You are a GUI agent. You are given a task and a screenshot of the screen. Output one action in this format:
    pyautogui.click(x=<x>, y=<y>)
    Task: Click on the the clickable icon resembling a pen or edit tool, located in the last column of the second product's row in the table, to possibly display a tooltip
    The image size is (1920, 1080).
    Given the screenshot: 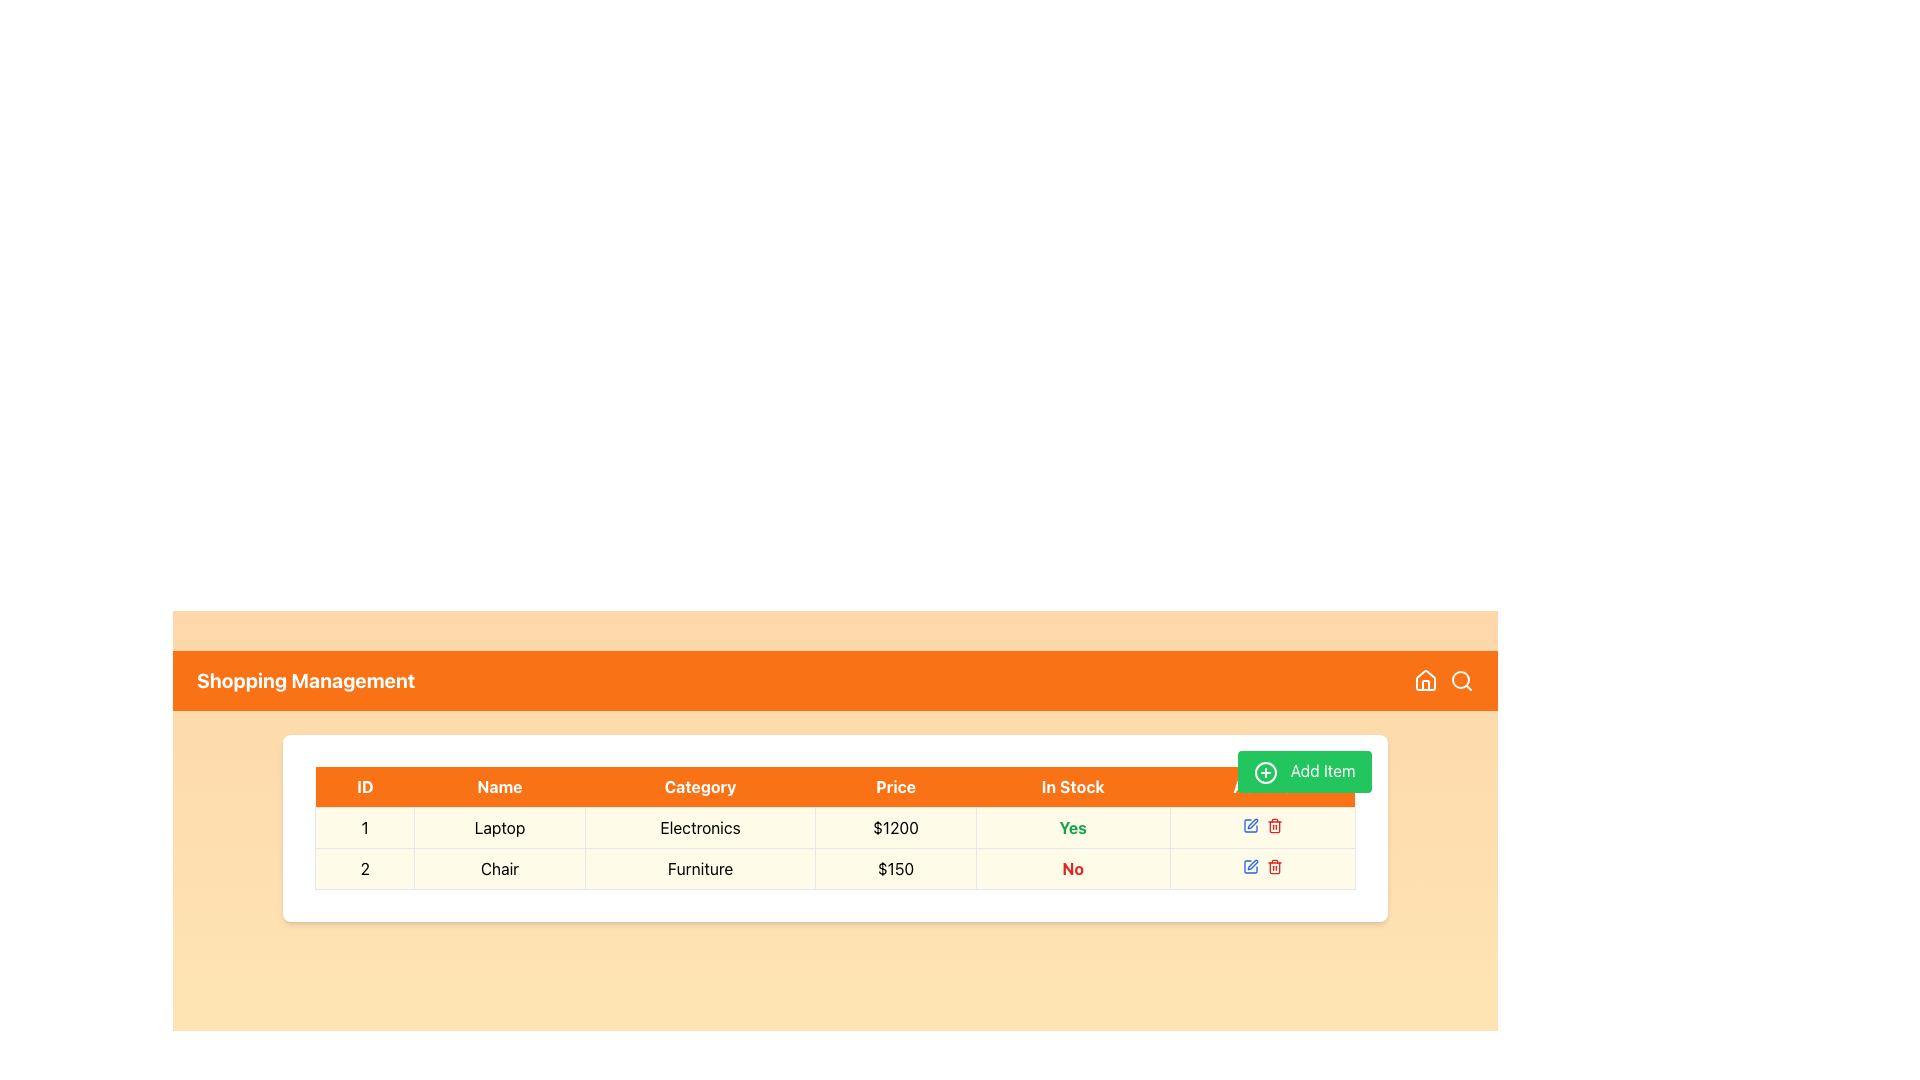 What is the action you would take?
    pyautogui.click(x=1249, y=825)
    